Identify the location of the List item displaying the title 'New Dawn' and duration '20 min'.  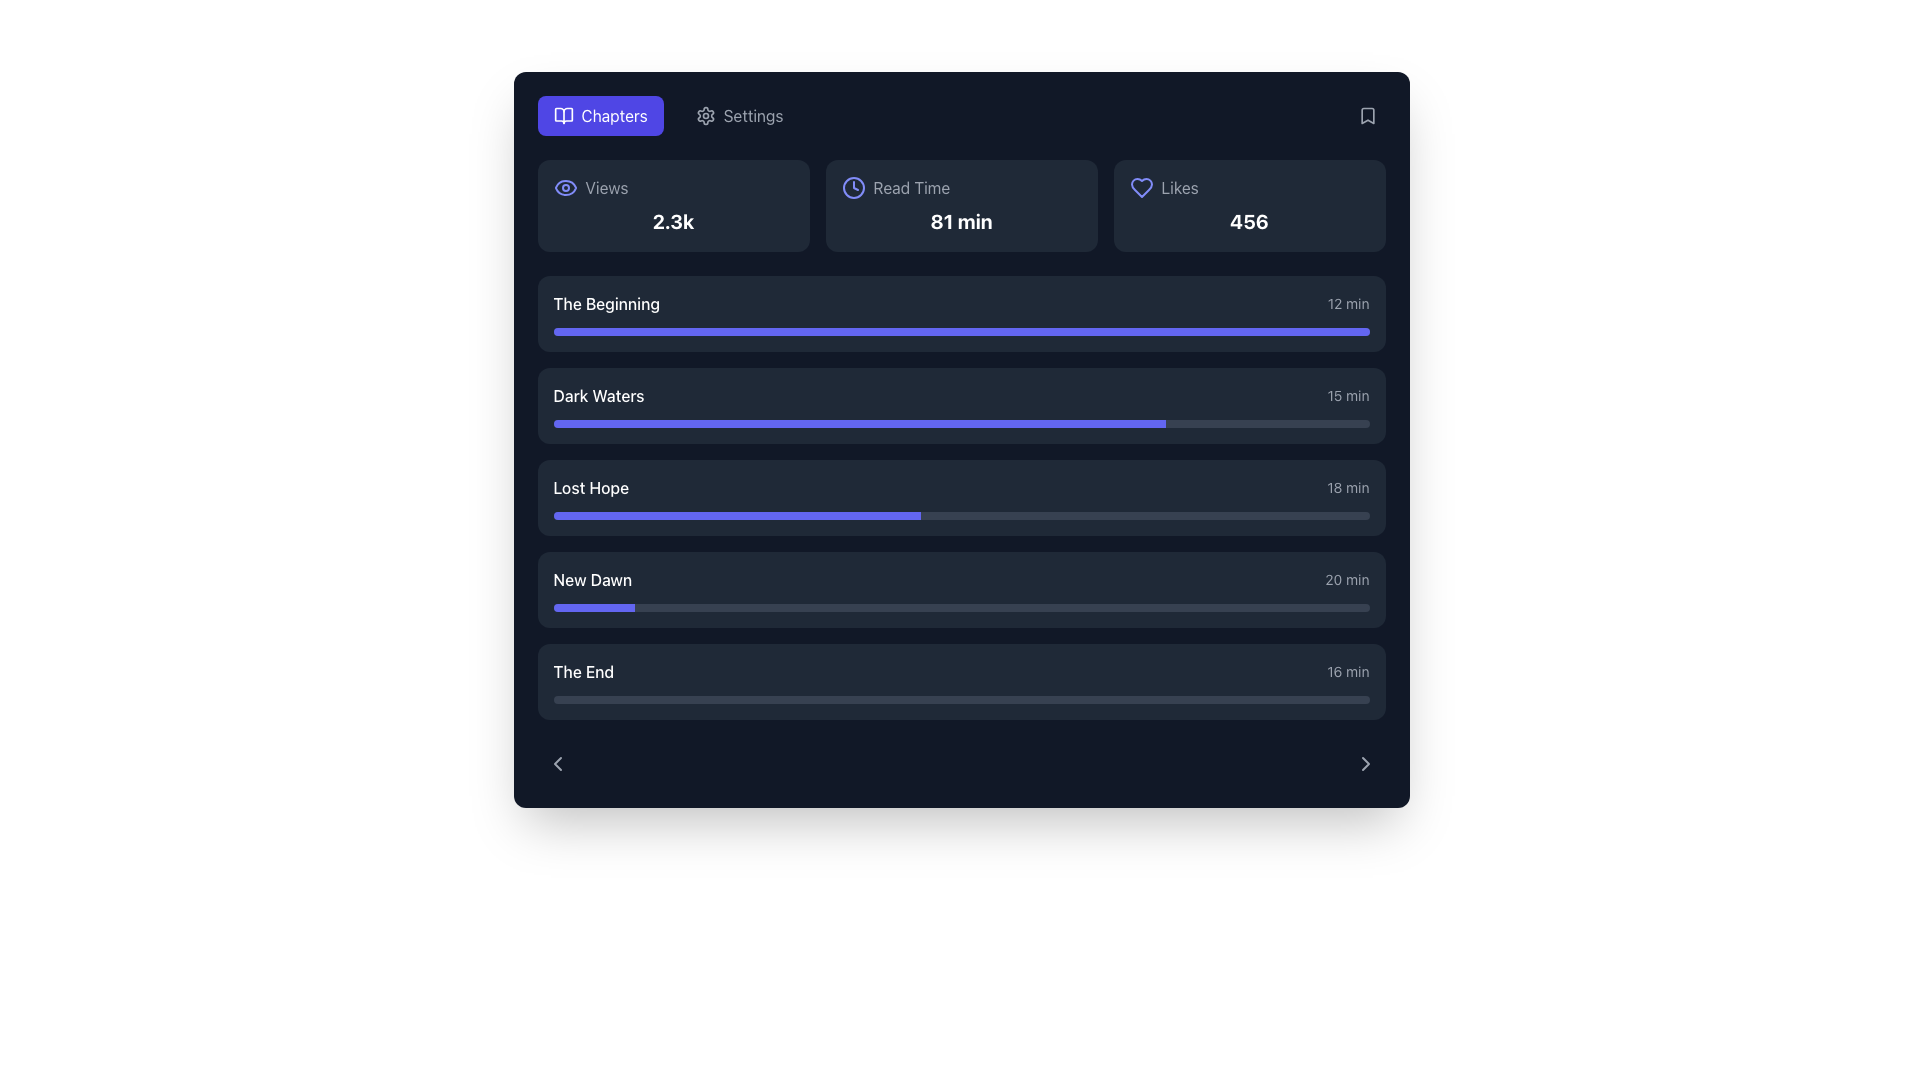
(961, 579).